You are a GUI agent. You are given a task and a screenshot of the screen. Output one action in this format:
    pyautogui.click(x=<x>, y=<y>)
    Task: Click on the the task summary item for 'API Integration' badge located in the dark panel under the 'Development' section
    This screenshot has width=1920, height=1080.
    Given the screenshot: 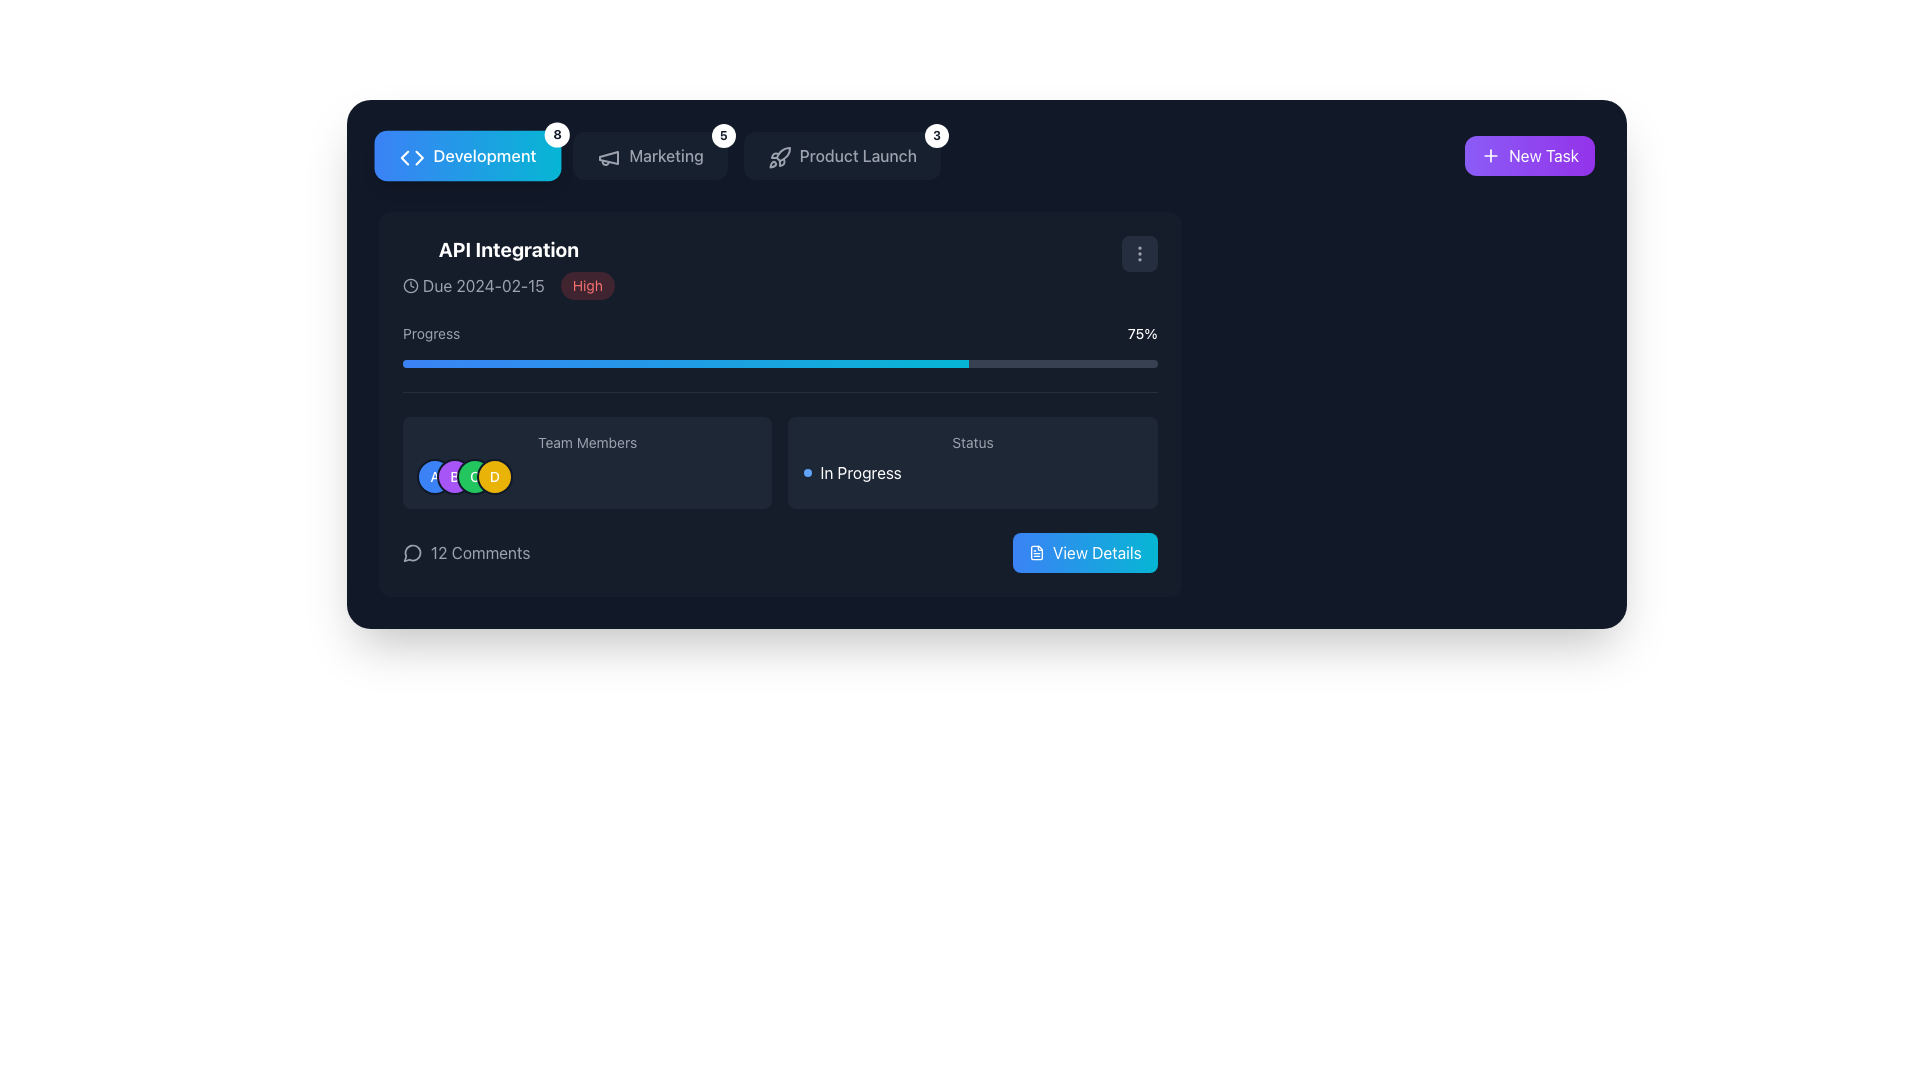 What is the action you would take?
    pyautogui.click(x=508, y=266)
    